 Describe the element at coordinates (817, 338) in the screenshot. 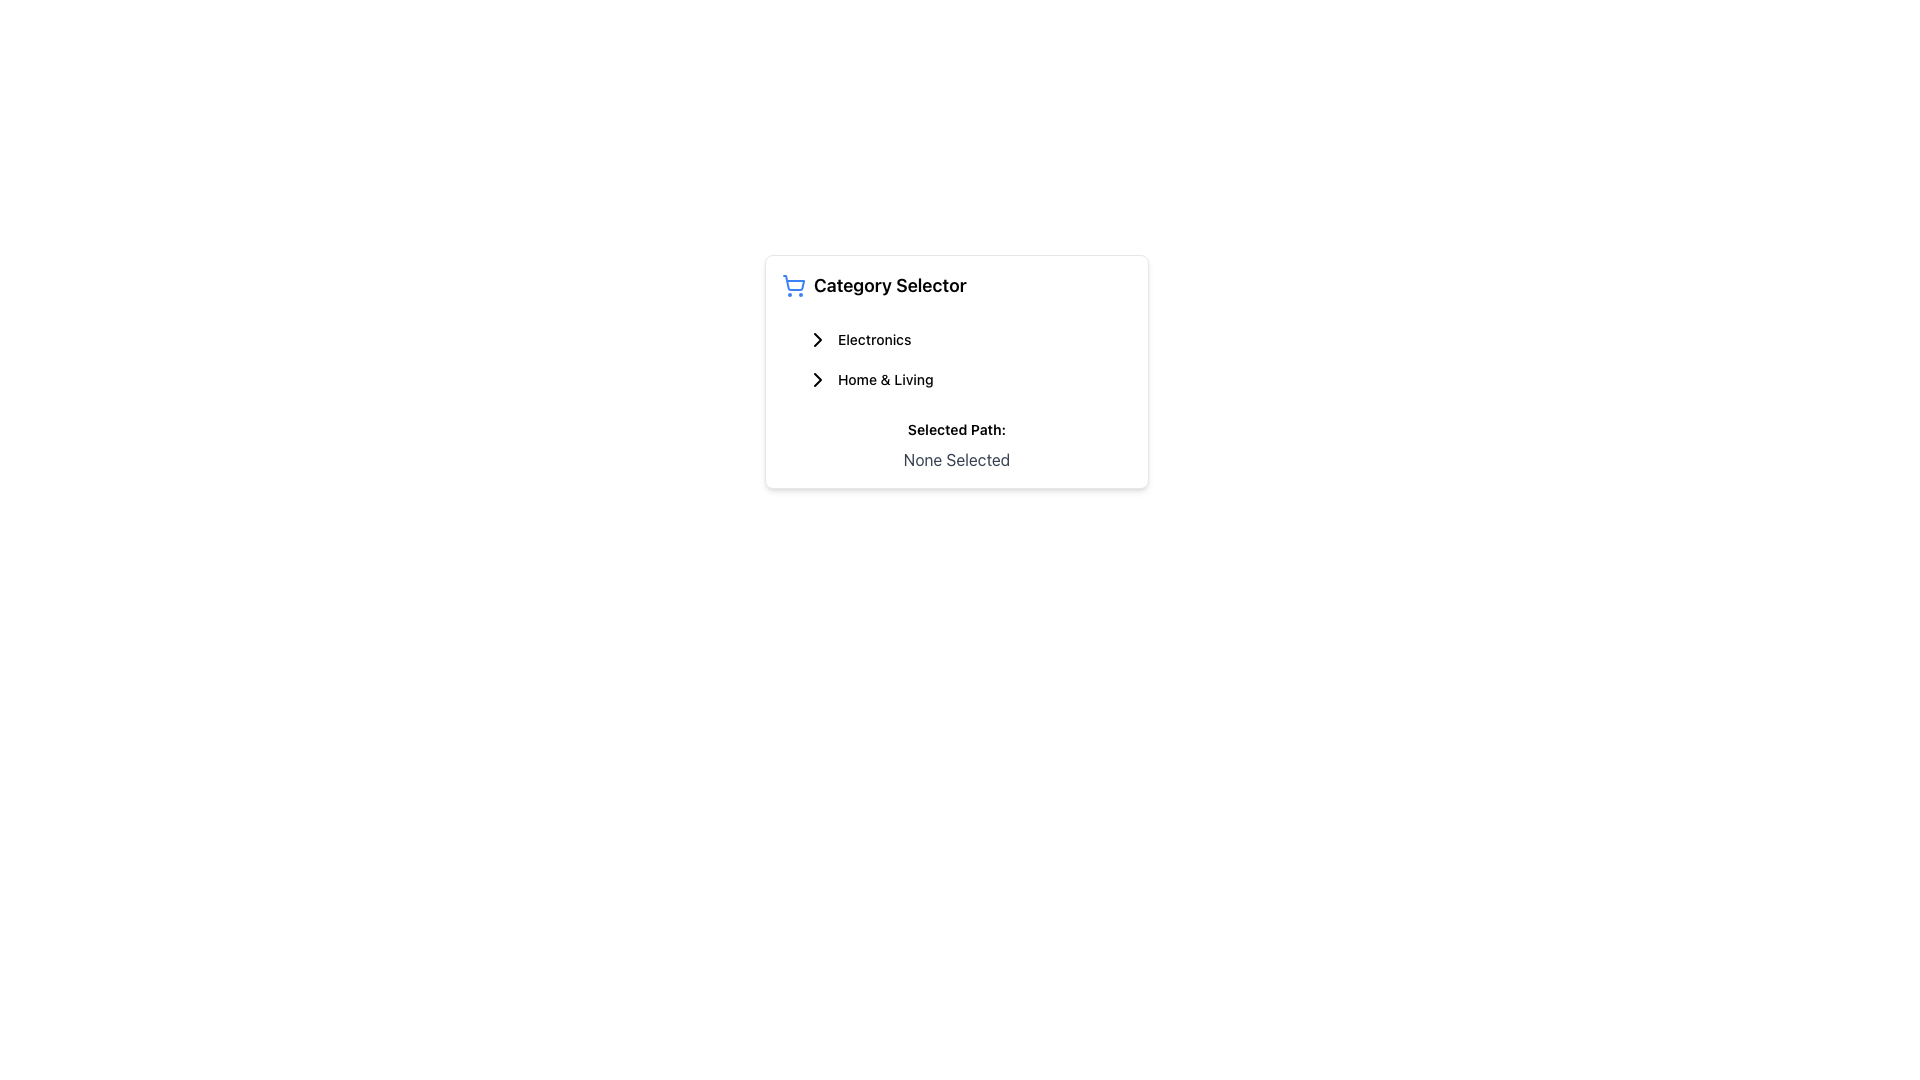

I see `the right-pointing chevron arrow icon located adjacent to the text 'Home & Living'` at that location.